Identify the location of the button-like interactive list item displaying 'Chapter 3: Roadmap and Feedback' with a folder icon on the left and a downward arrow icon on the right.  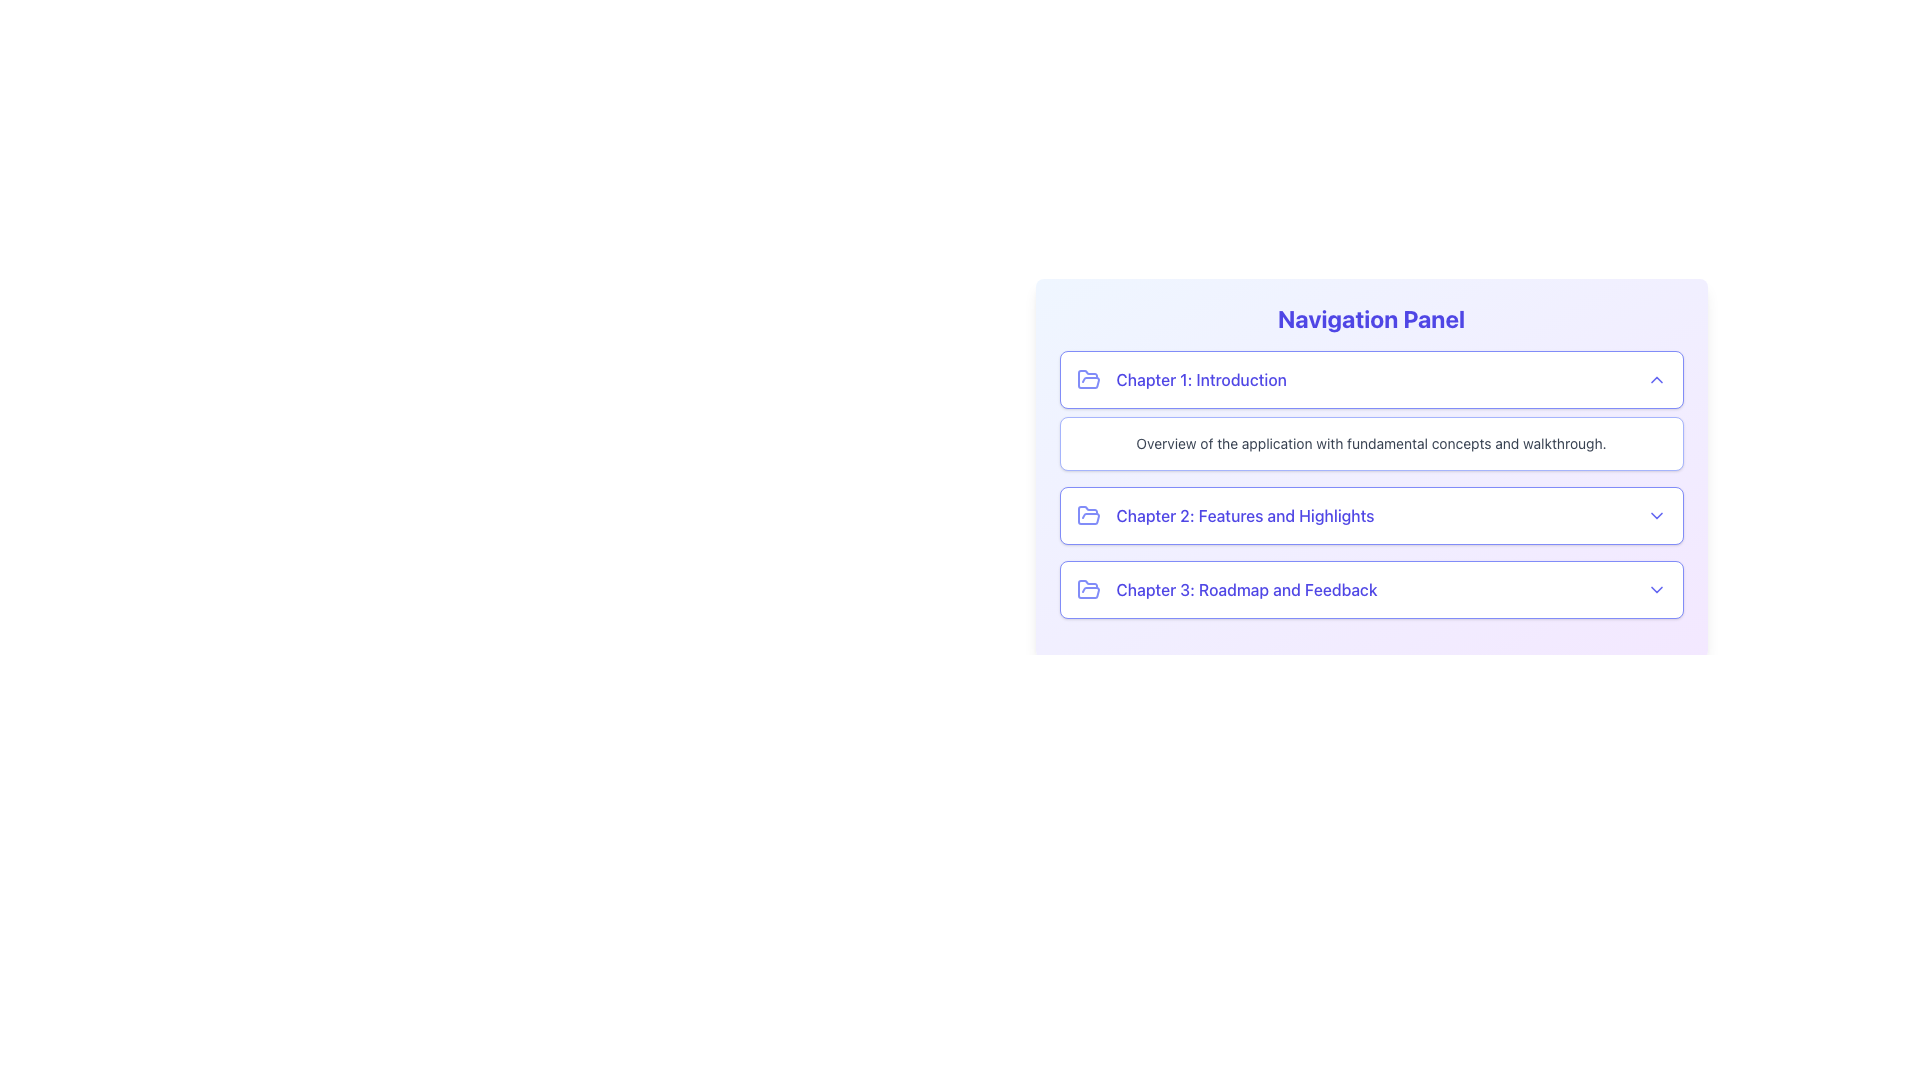
(1370, 589).